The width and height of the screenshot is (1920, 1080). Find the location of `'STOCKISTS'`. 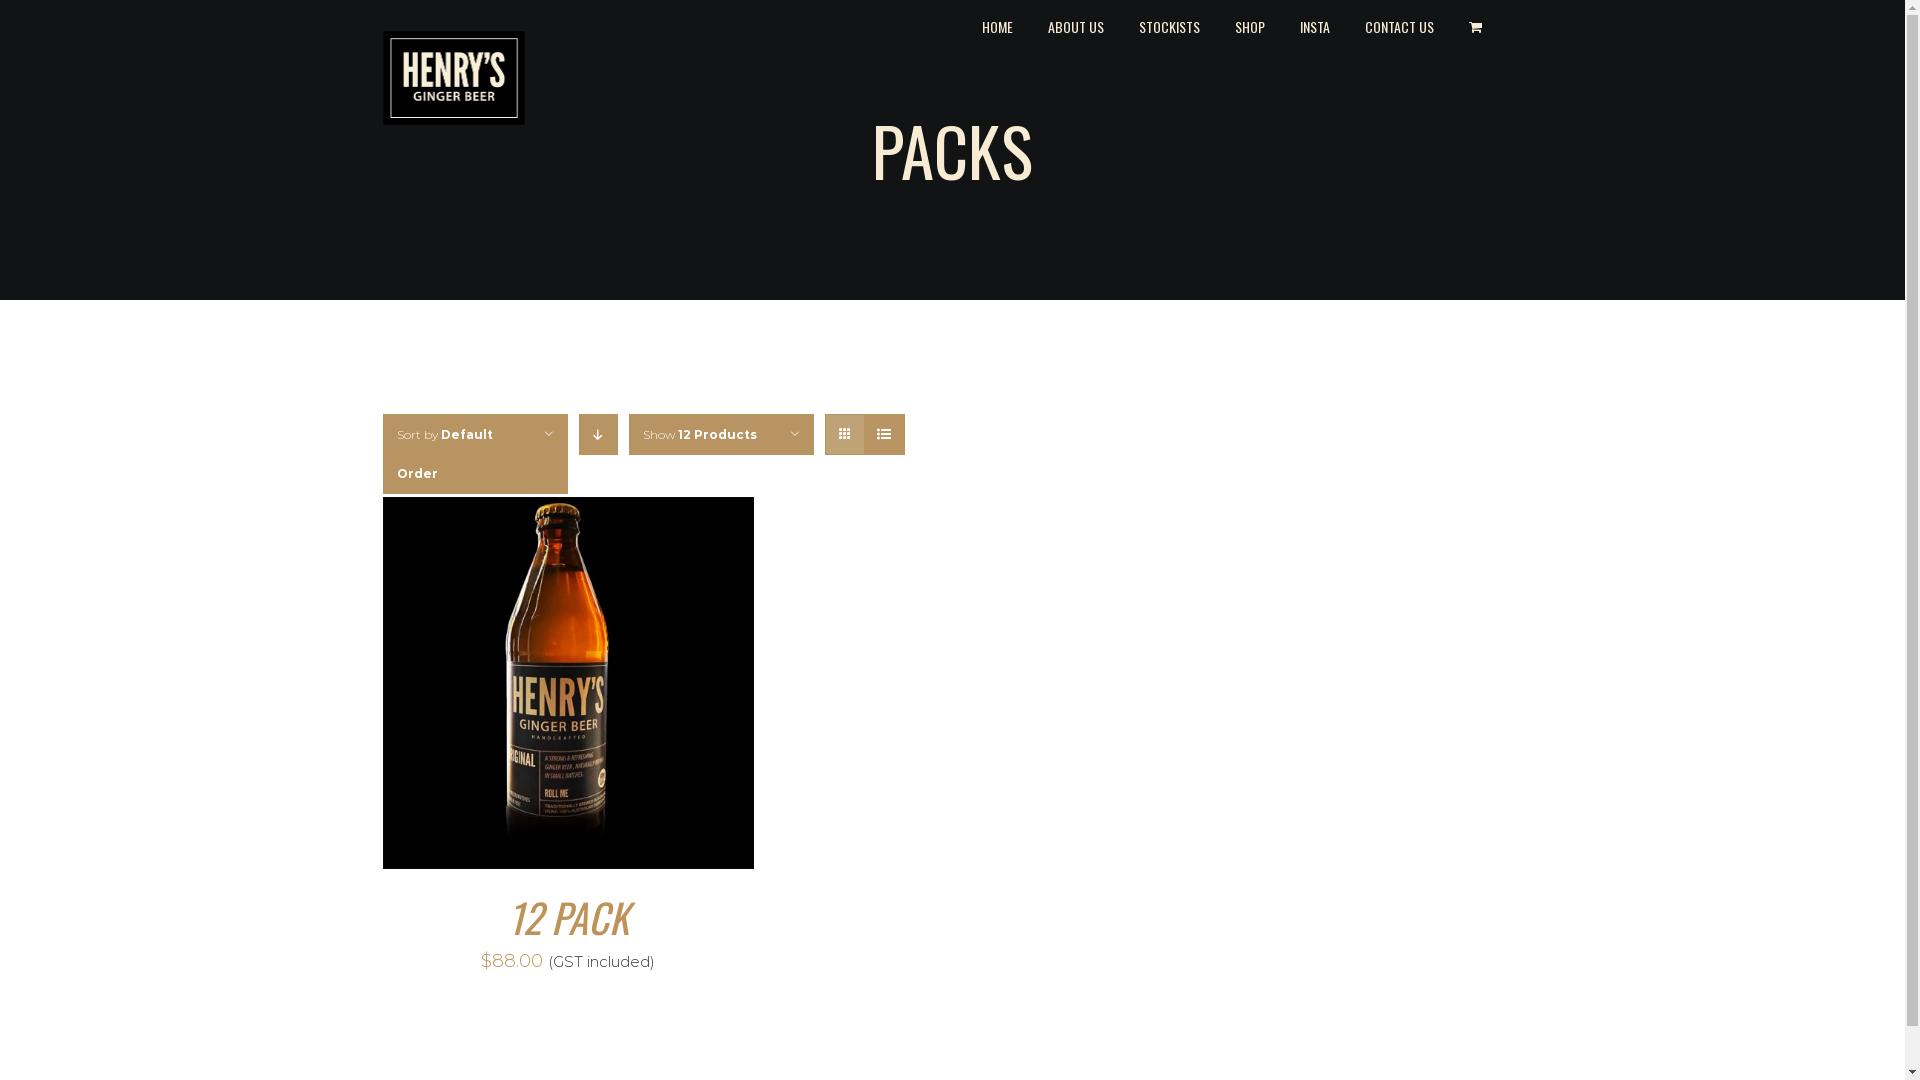

'STOCKISTS' is located at coordinates (1168, 24).